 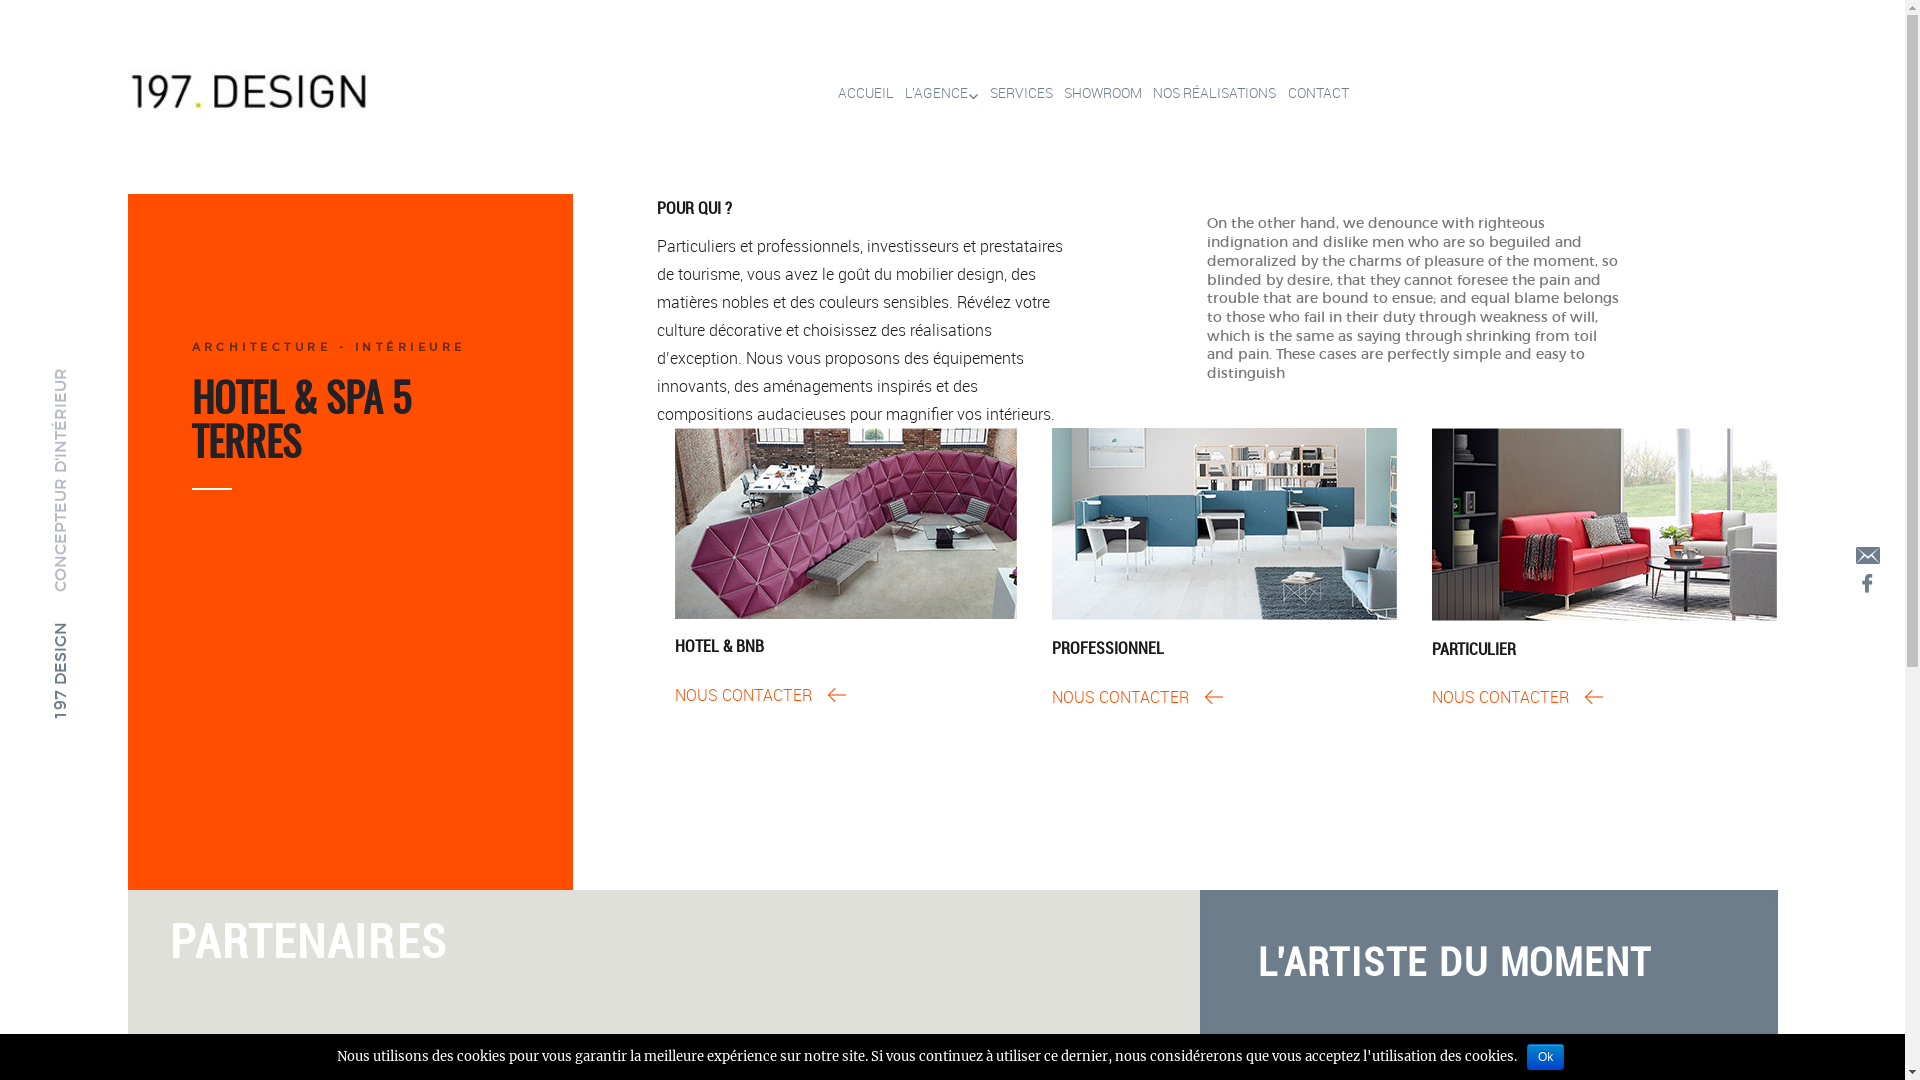 I want to click on 'SERVICES', so click(x=979, y=93).